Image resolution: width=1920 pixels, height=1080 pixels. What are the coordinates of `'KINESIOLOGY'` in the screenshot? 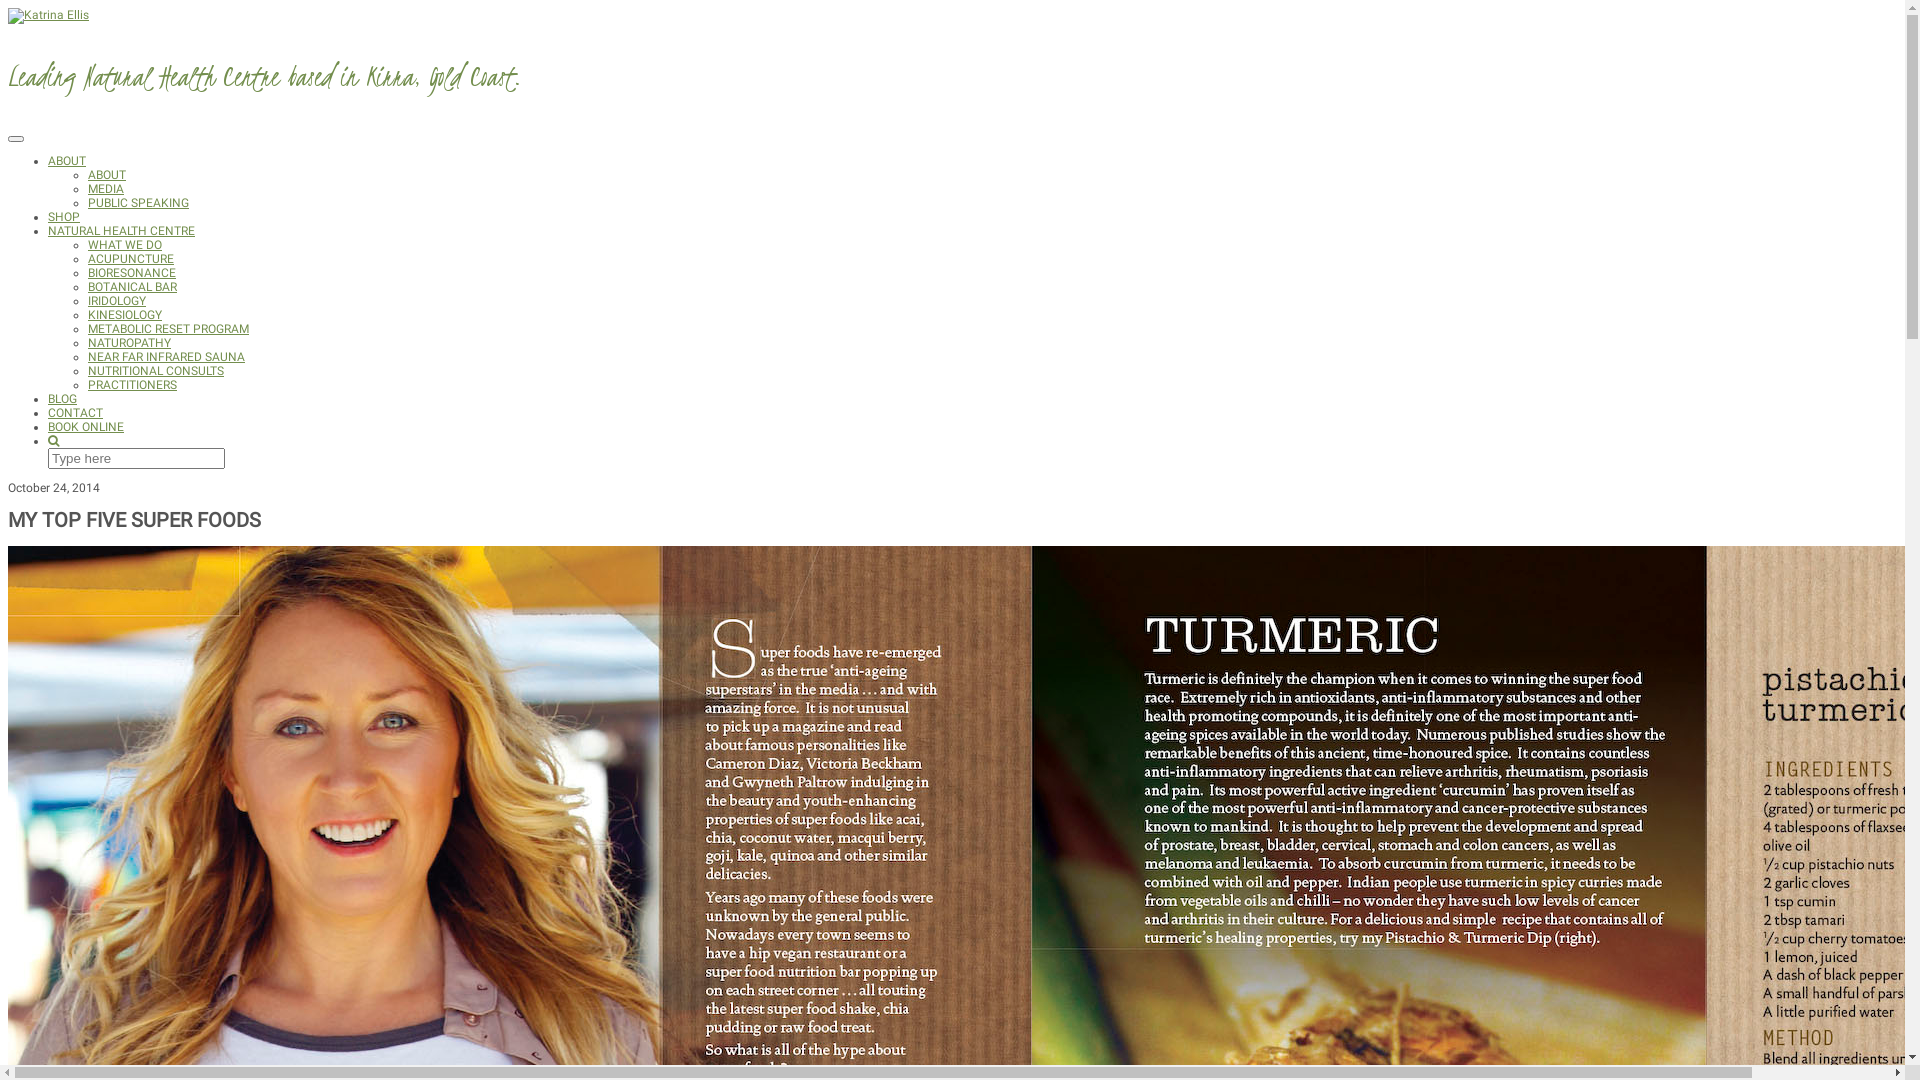 It's located at (123, 315).